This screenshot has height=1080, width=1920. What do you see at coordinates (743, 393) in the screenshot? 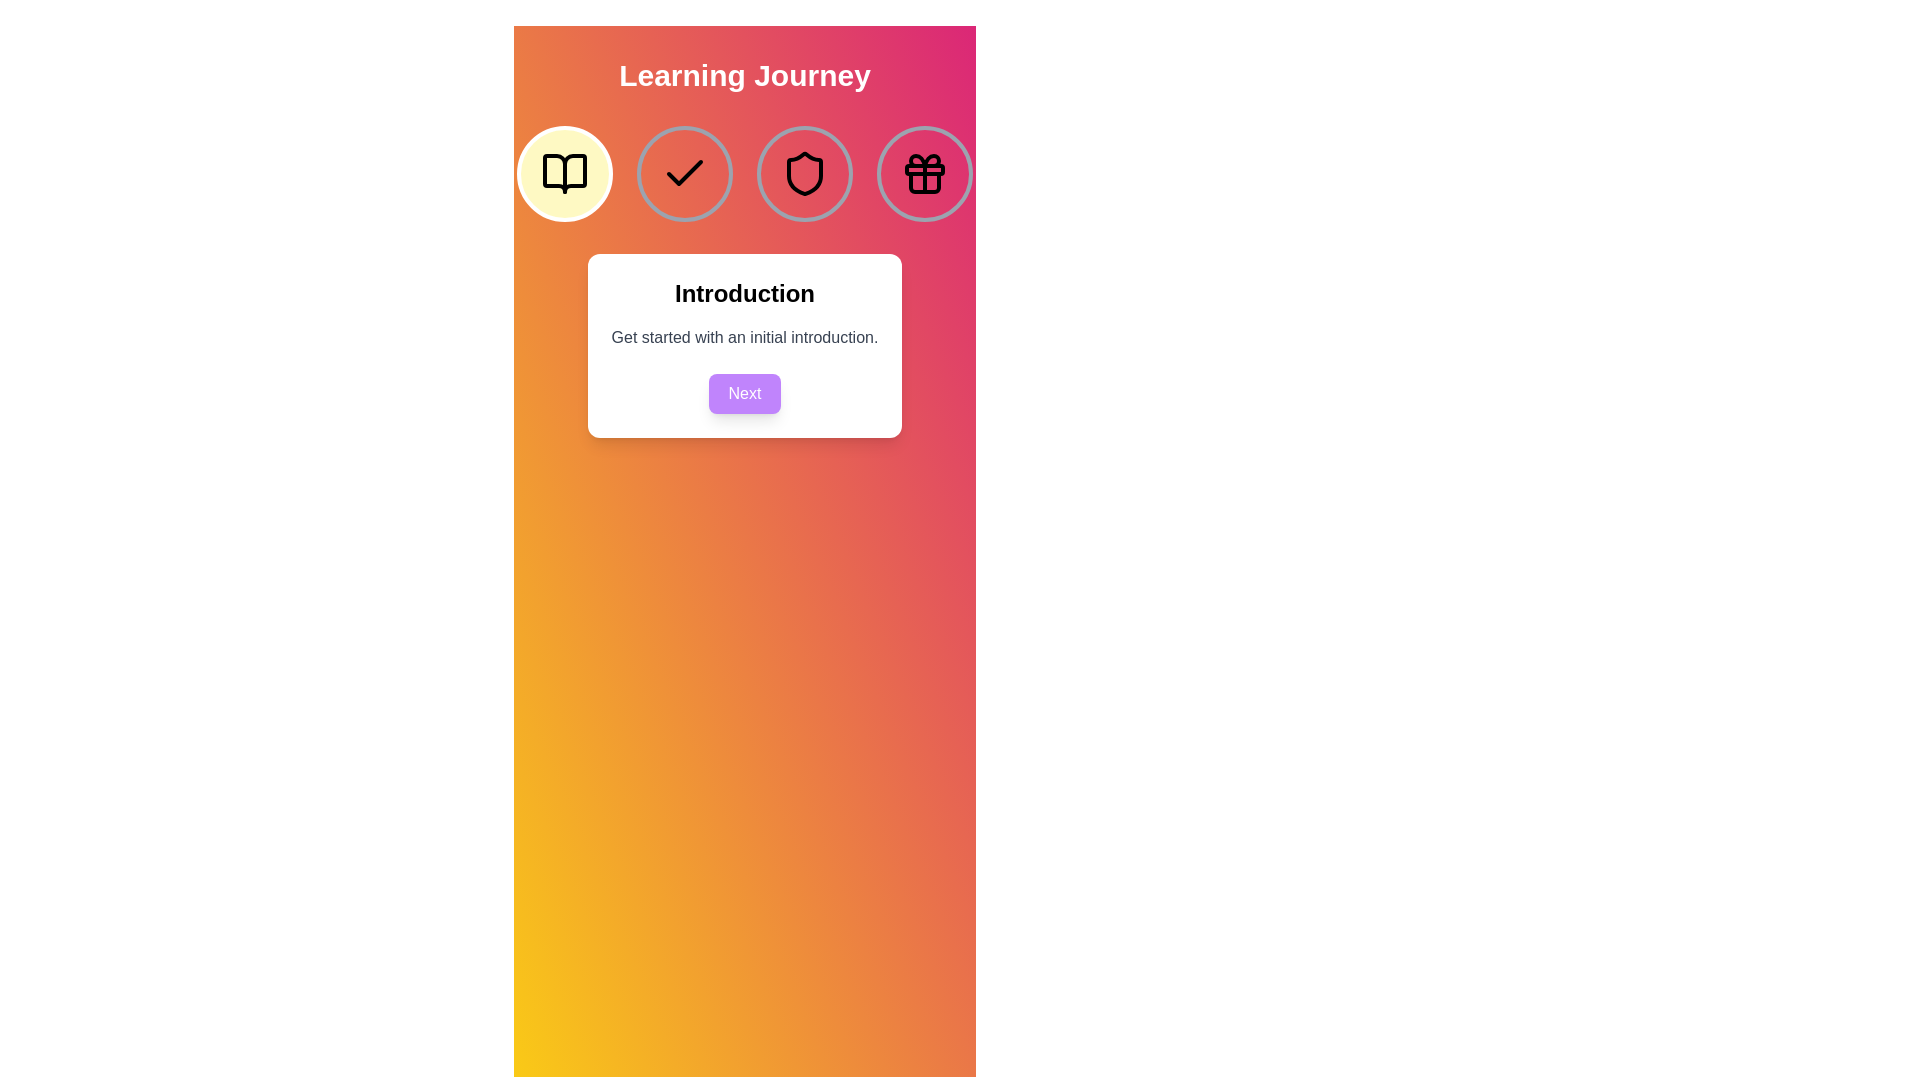
I see `'Next' button to proceed to the next step` at bounding box center [743, 393].